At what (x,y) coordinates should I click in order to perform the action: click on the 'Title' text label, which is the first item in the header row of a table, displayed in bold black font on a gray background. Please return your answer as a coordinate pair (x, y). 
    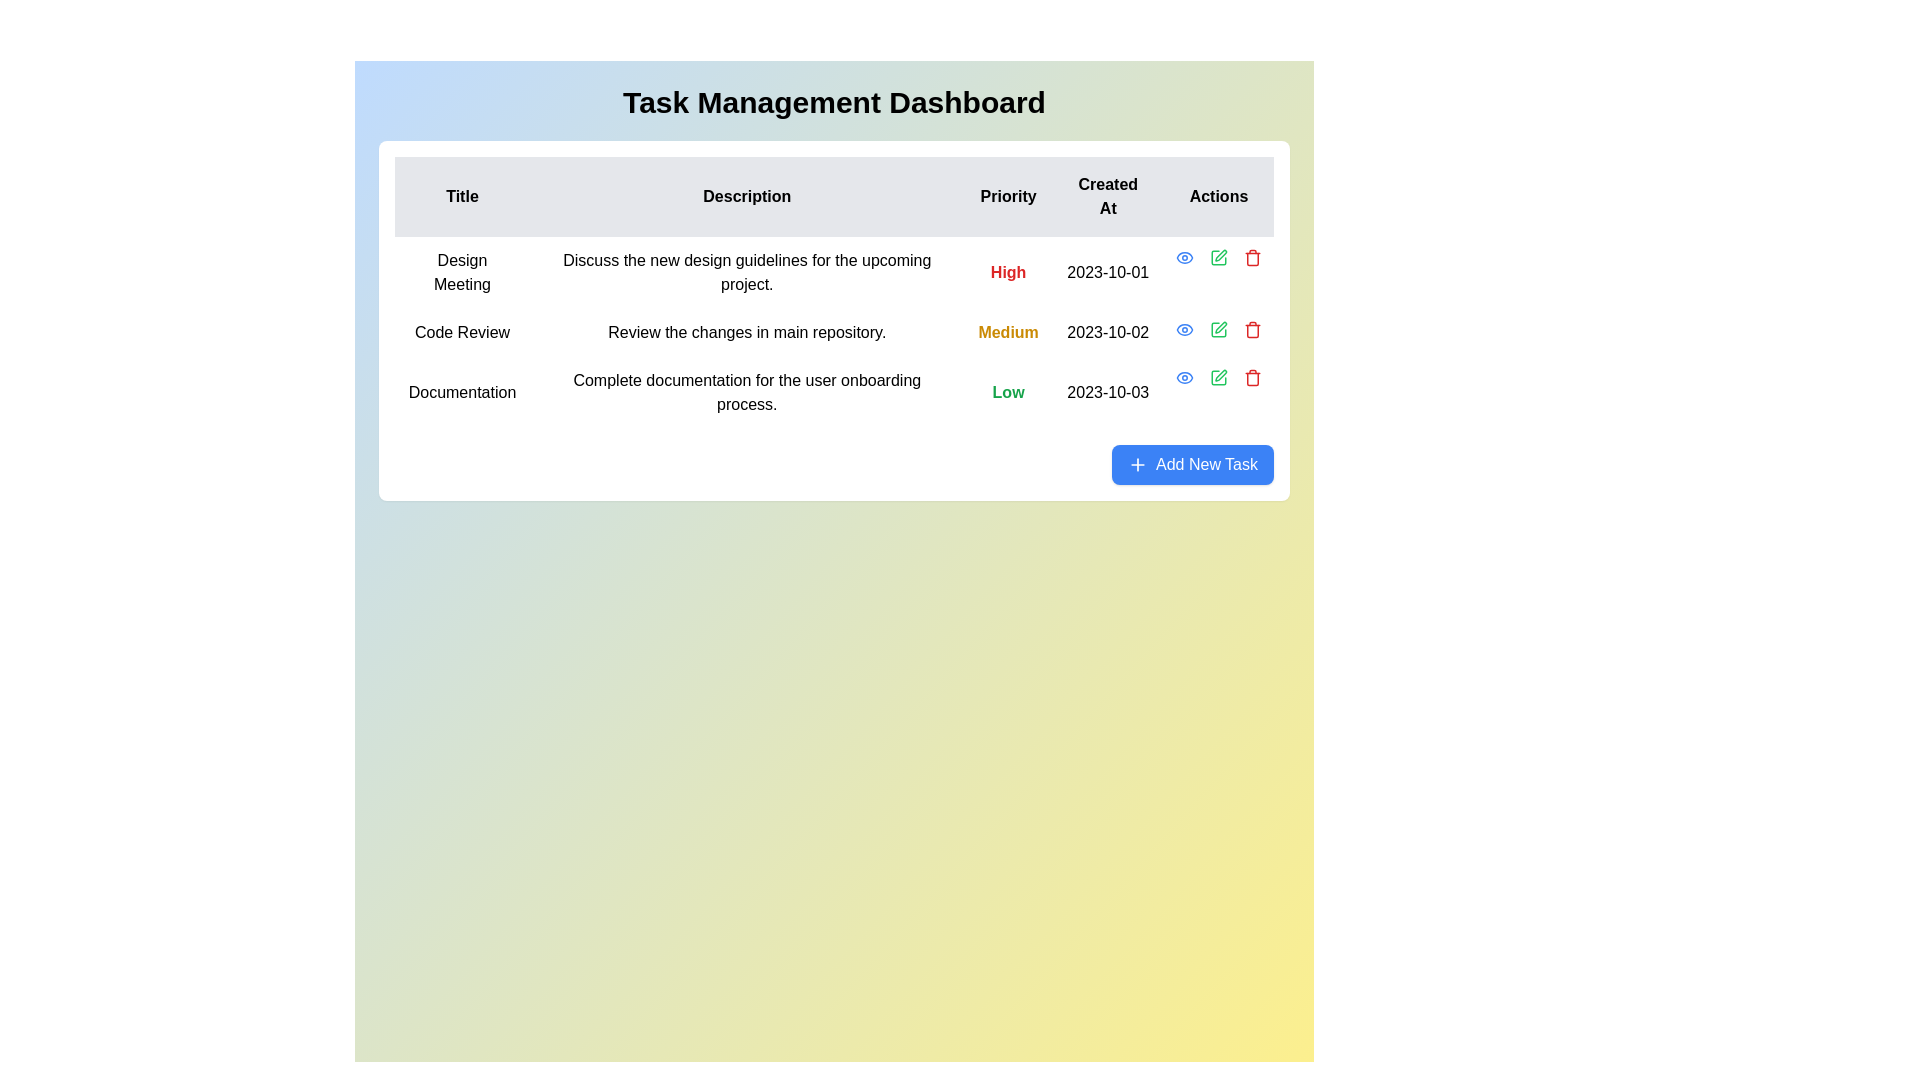
    Looking at the image, I should click on (461, 196).